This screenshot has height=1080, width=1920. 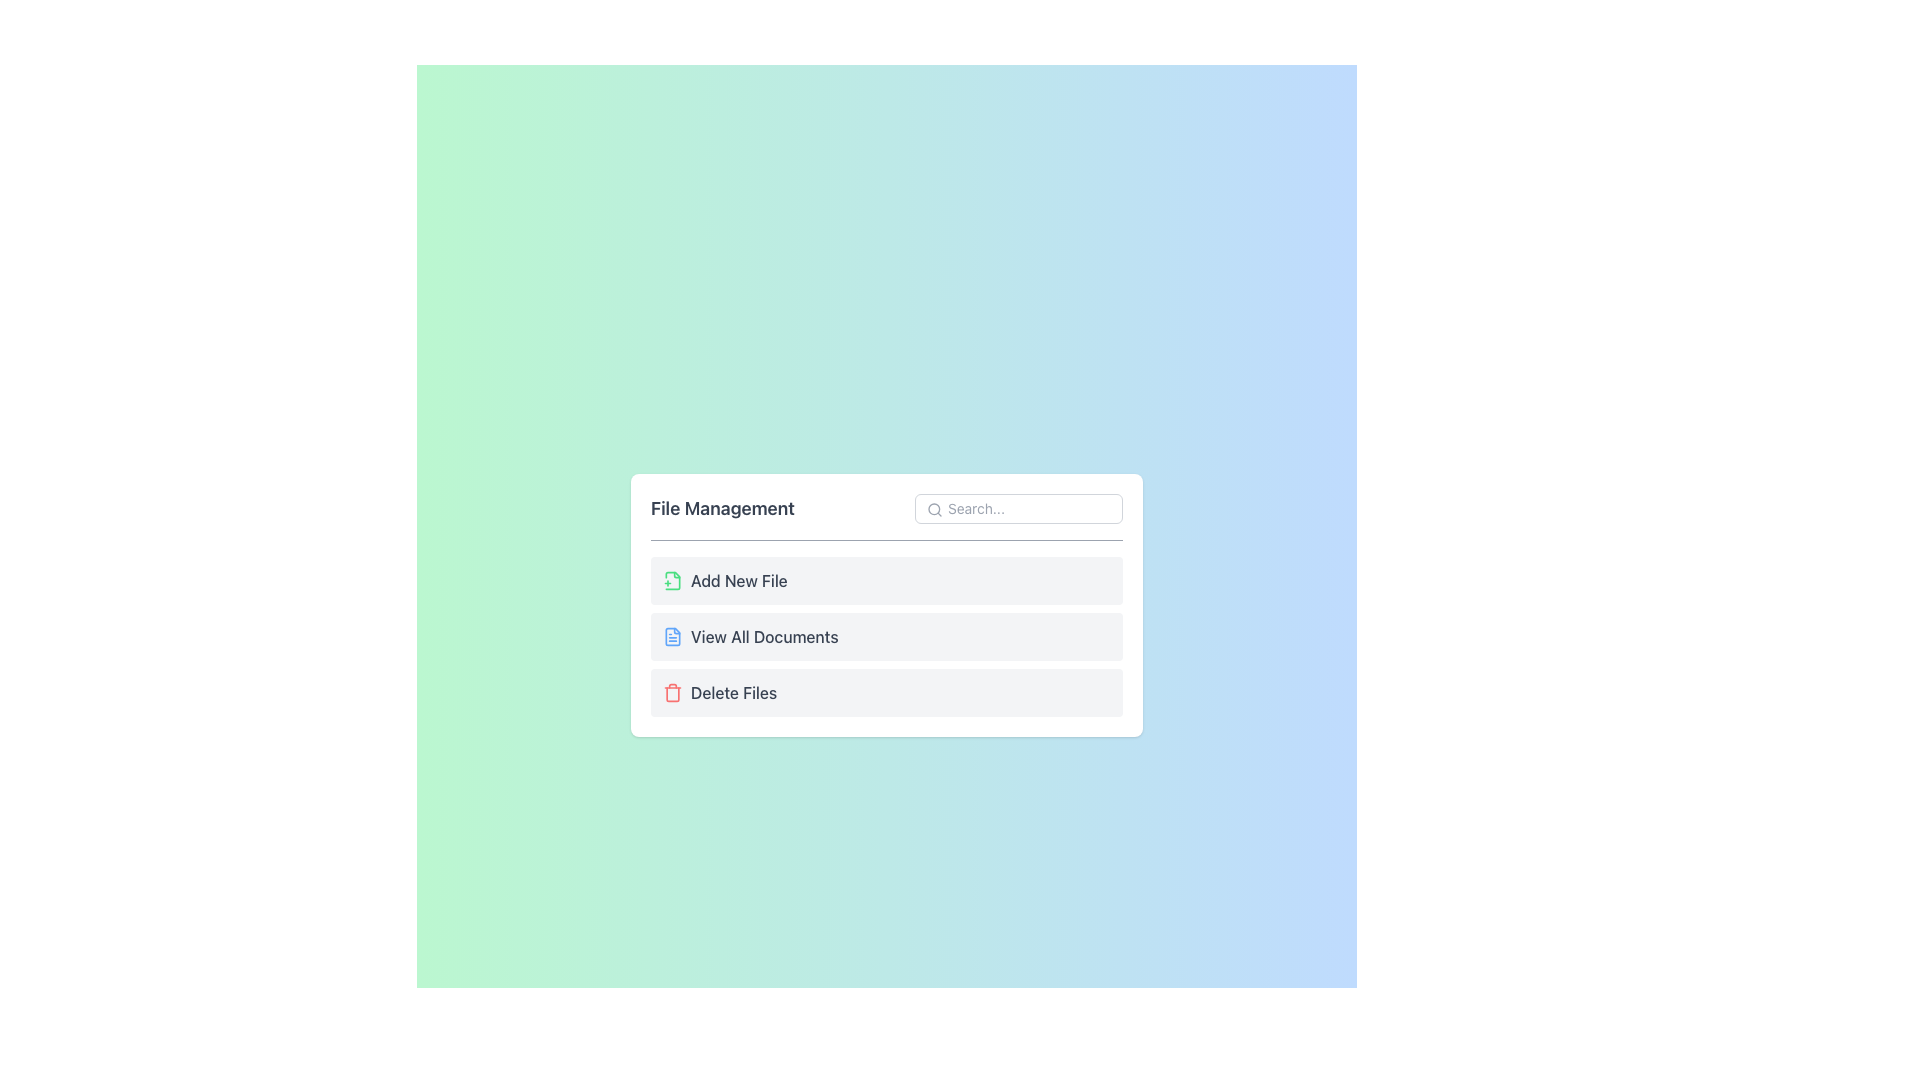 I want to click on the blue outlined document icon representing the 'View All Documents' menu item, so click(x=672, y=636).